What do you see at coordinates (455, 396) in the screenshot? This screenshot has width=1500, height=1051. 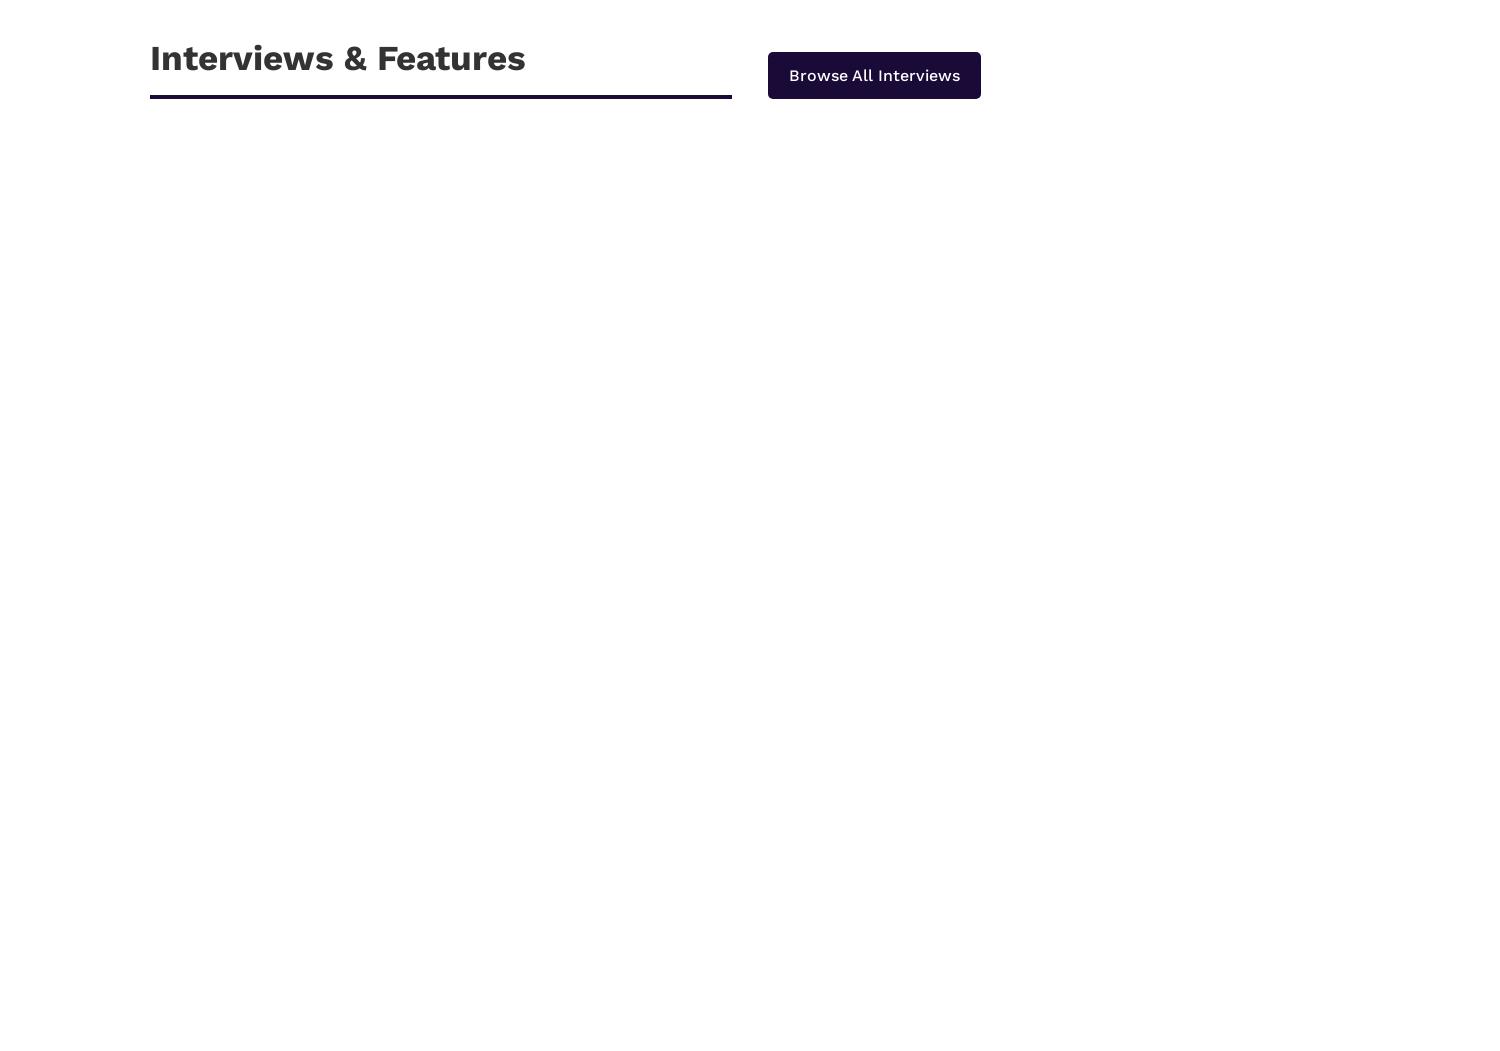 I see `'3 Reasons Why It is a Must to Hire an eCommerce Design Agency'` at bounding box center [455, 396].